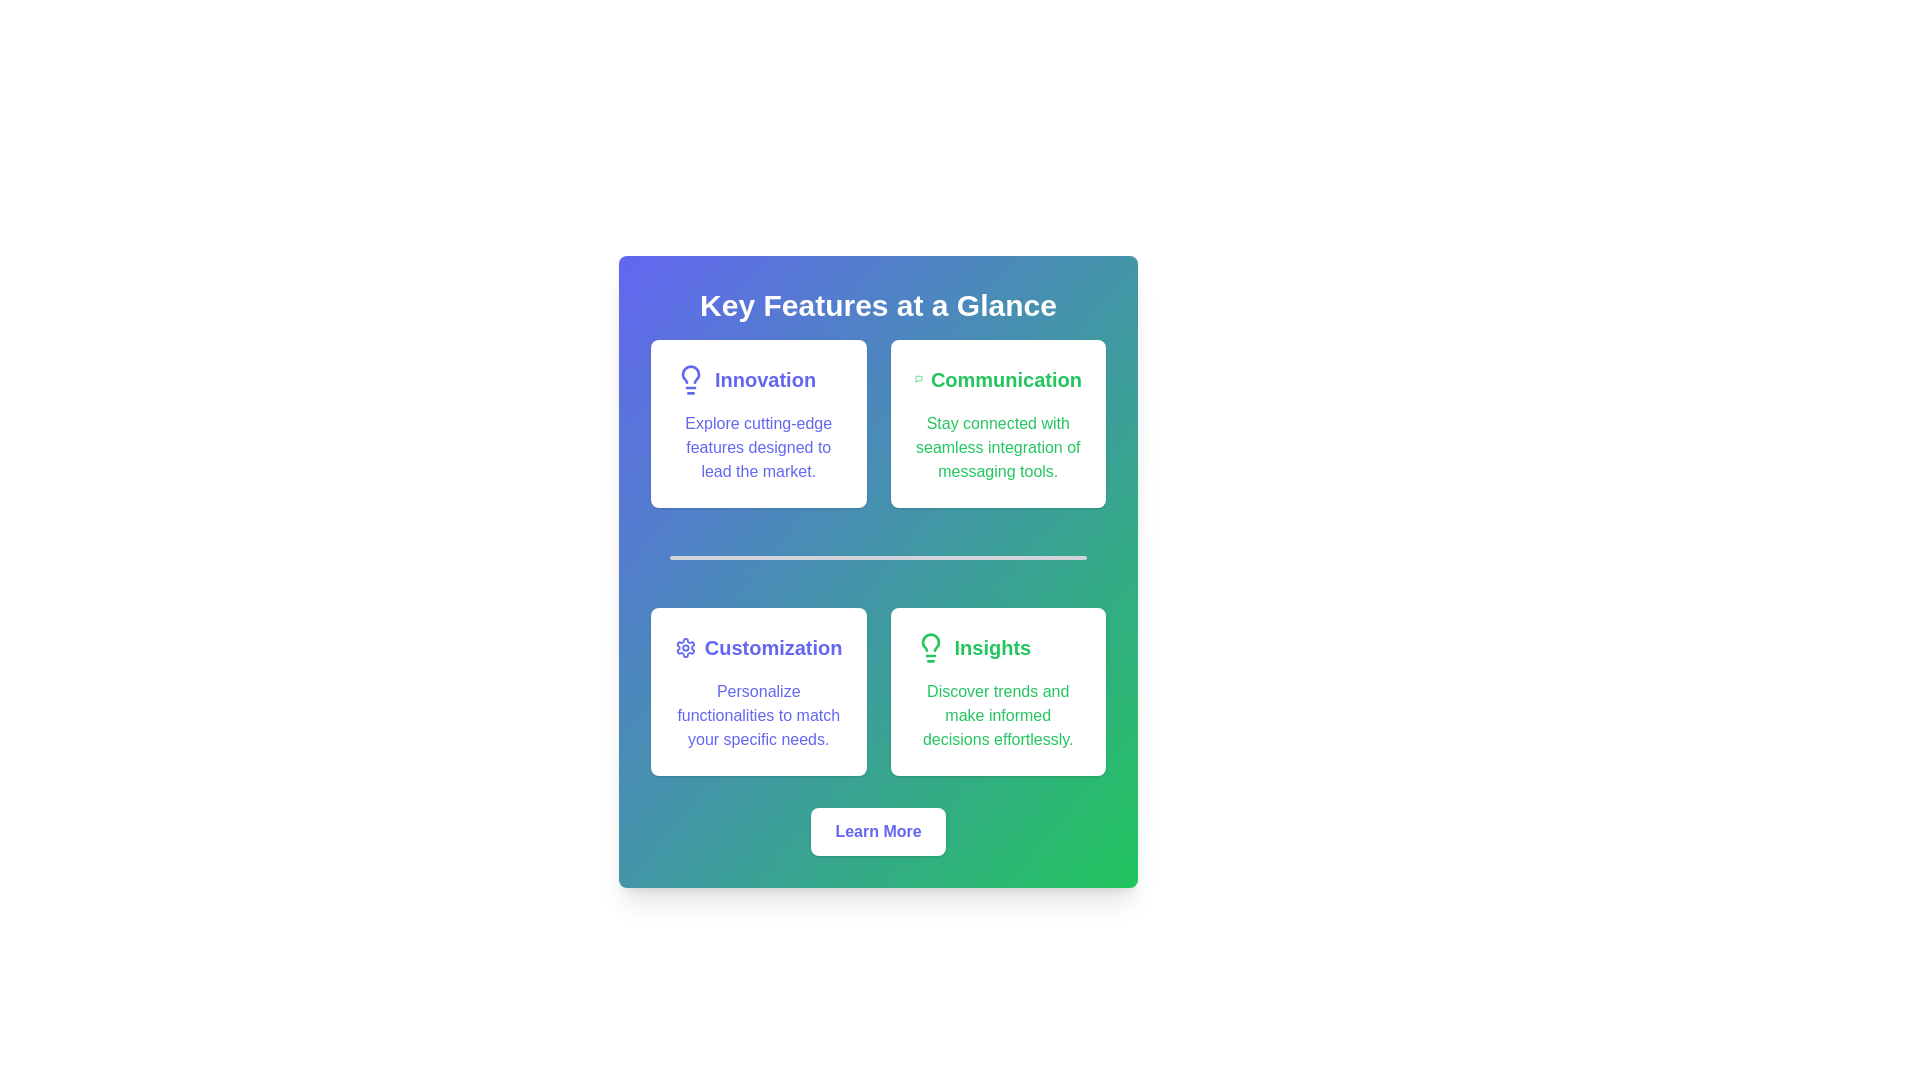 The height and width of the screenshot is (1080, 1920). What do you see at coordinates (772, 648) in the screenshot?
I see `the text label displaying 'Customization'` at bounding box center [772, 648].